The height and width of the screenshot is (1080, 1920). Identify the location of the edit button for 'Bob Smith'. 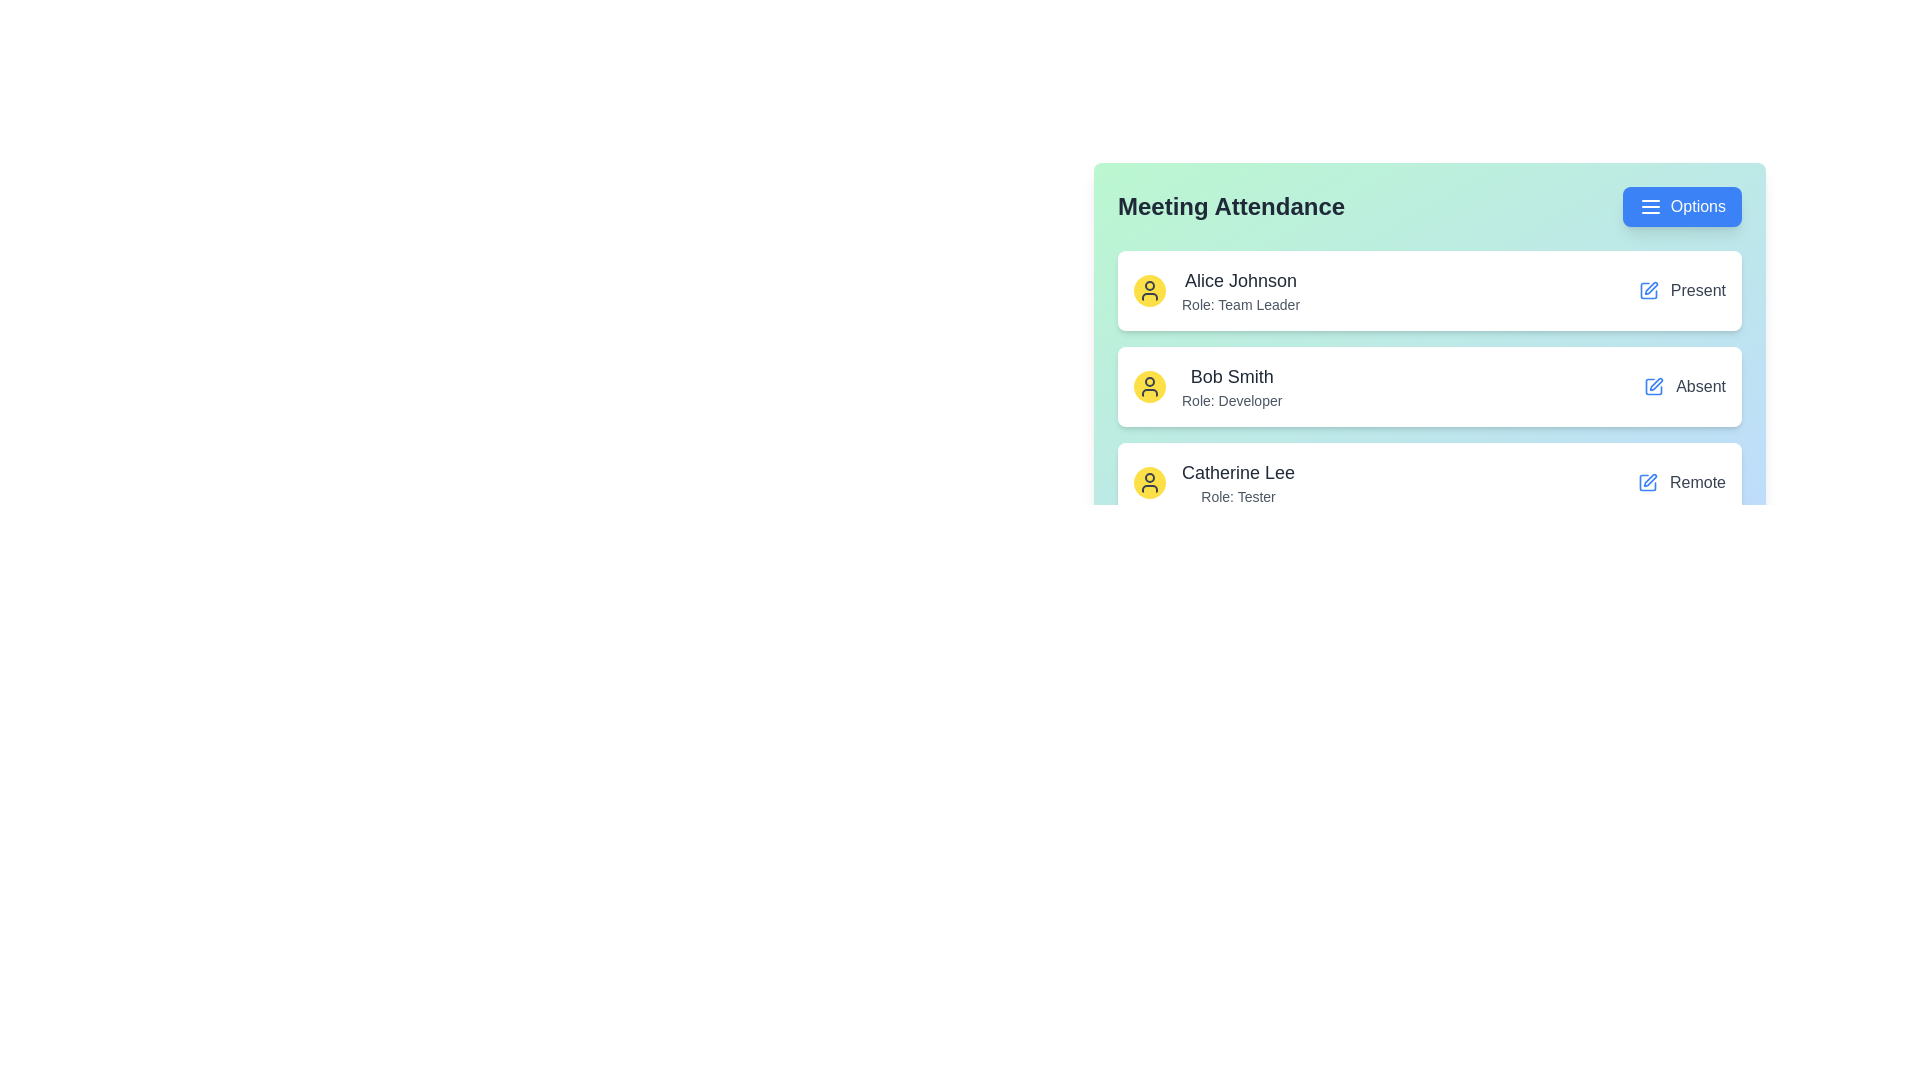
(1654, 386).